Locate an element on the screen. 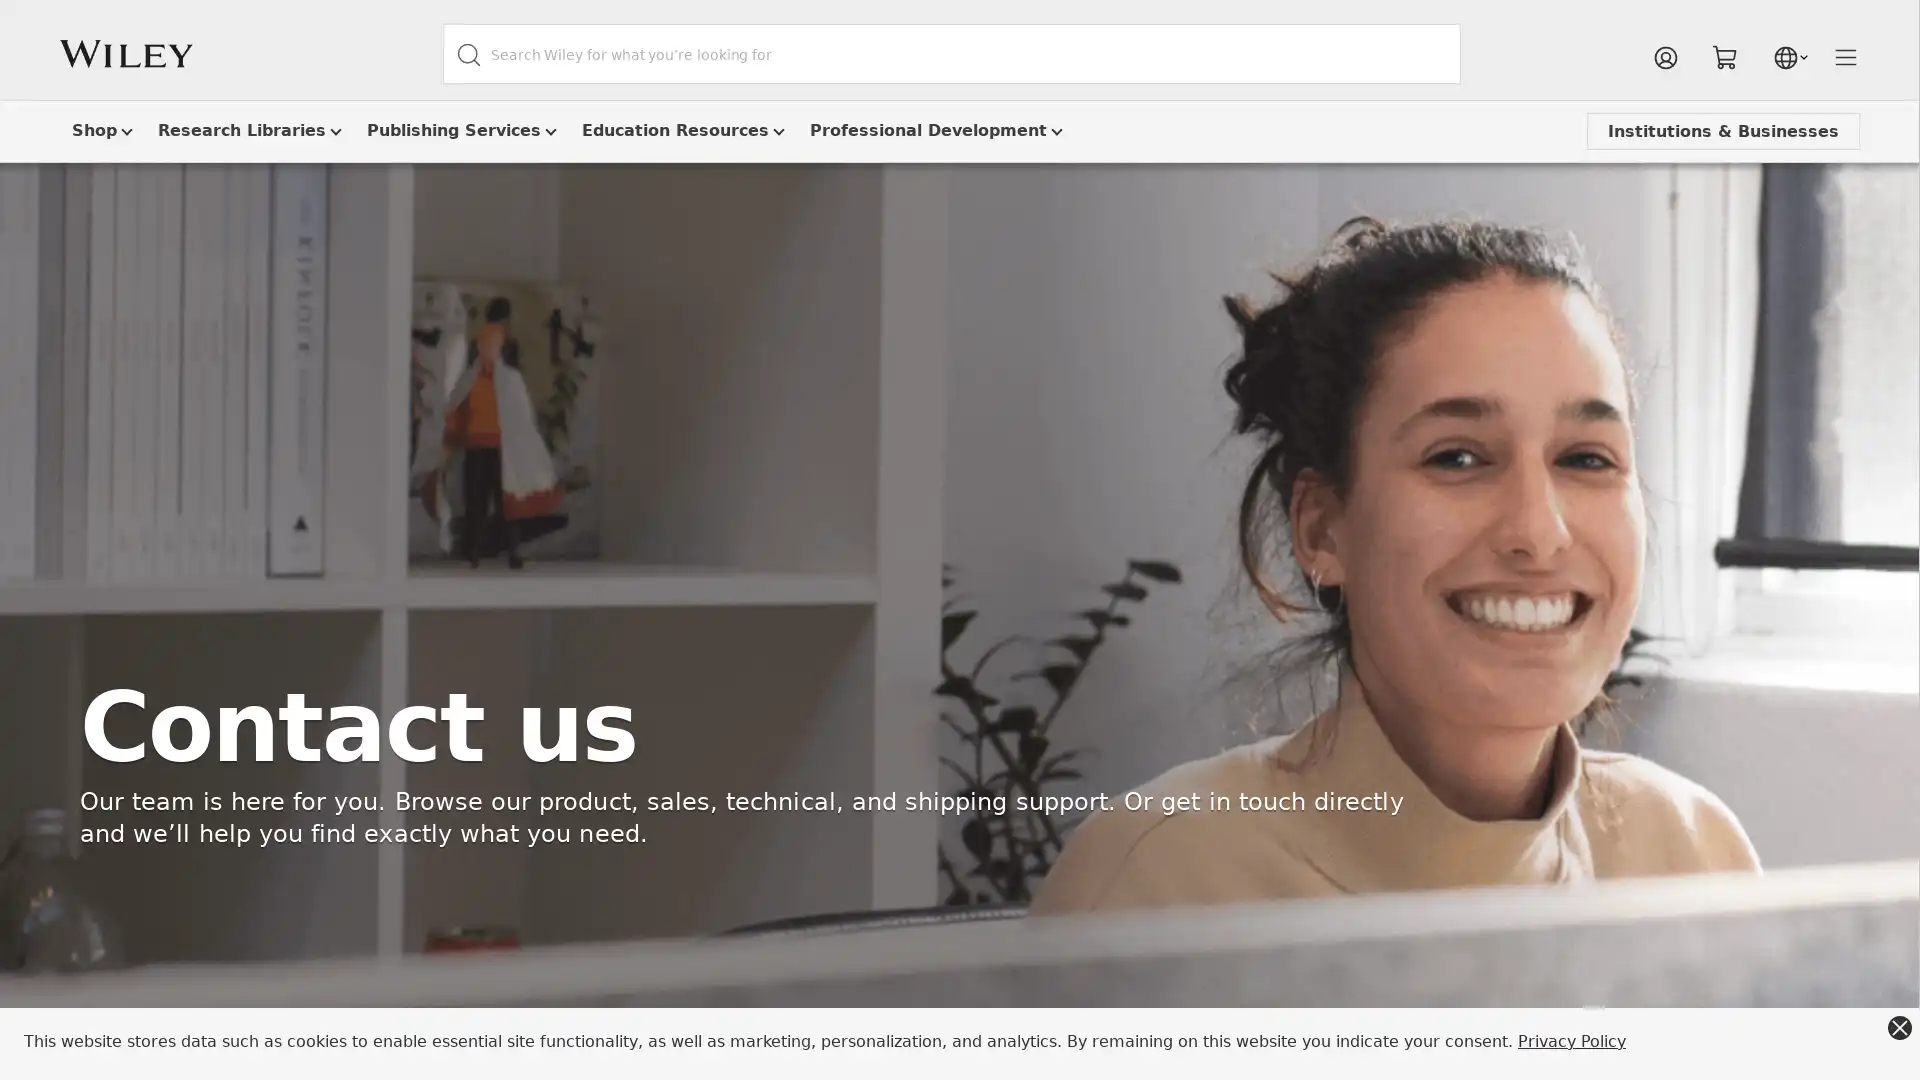 The image size is (1920, 1080). Education Resources is located at coordinates (681, 130).